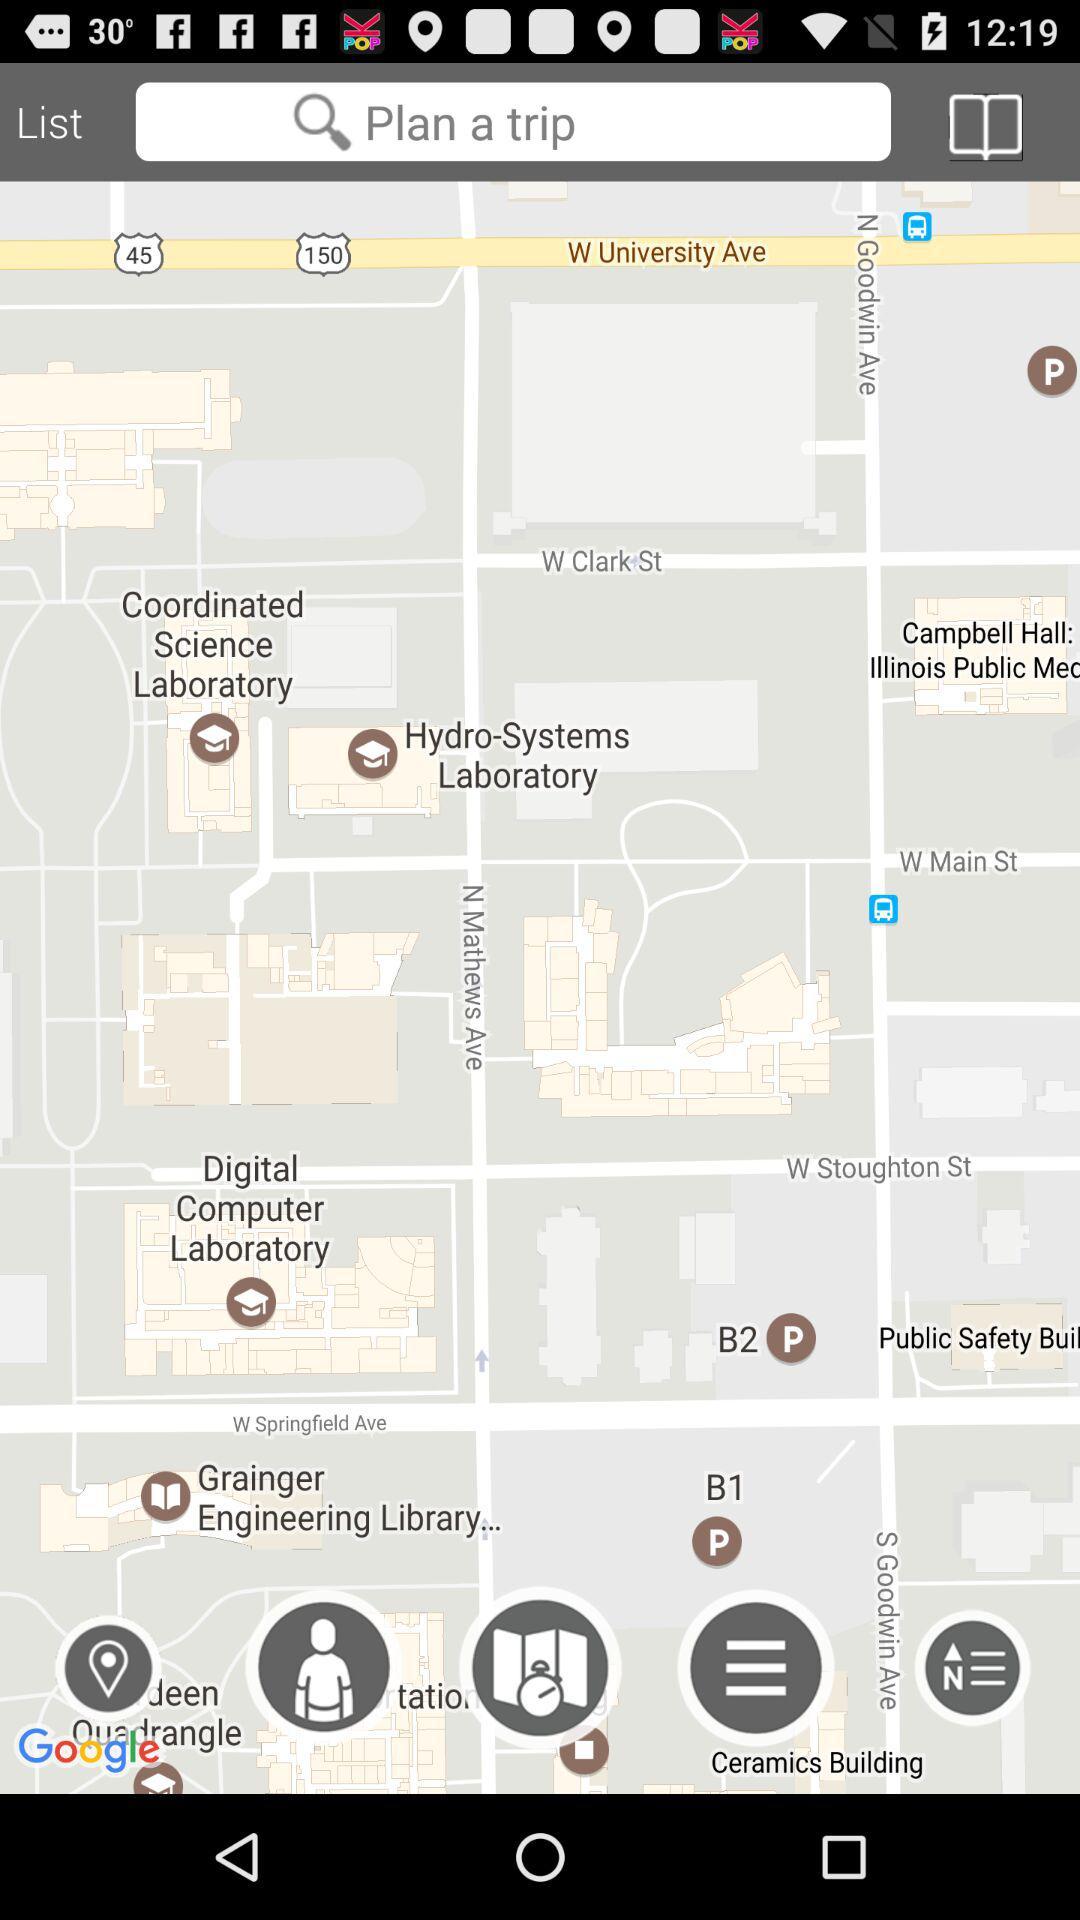 The image size is (1080, 1920). I want to click on the item below the list, so click(108, 1668).